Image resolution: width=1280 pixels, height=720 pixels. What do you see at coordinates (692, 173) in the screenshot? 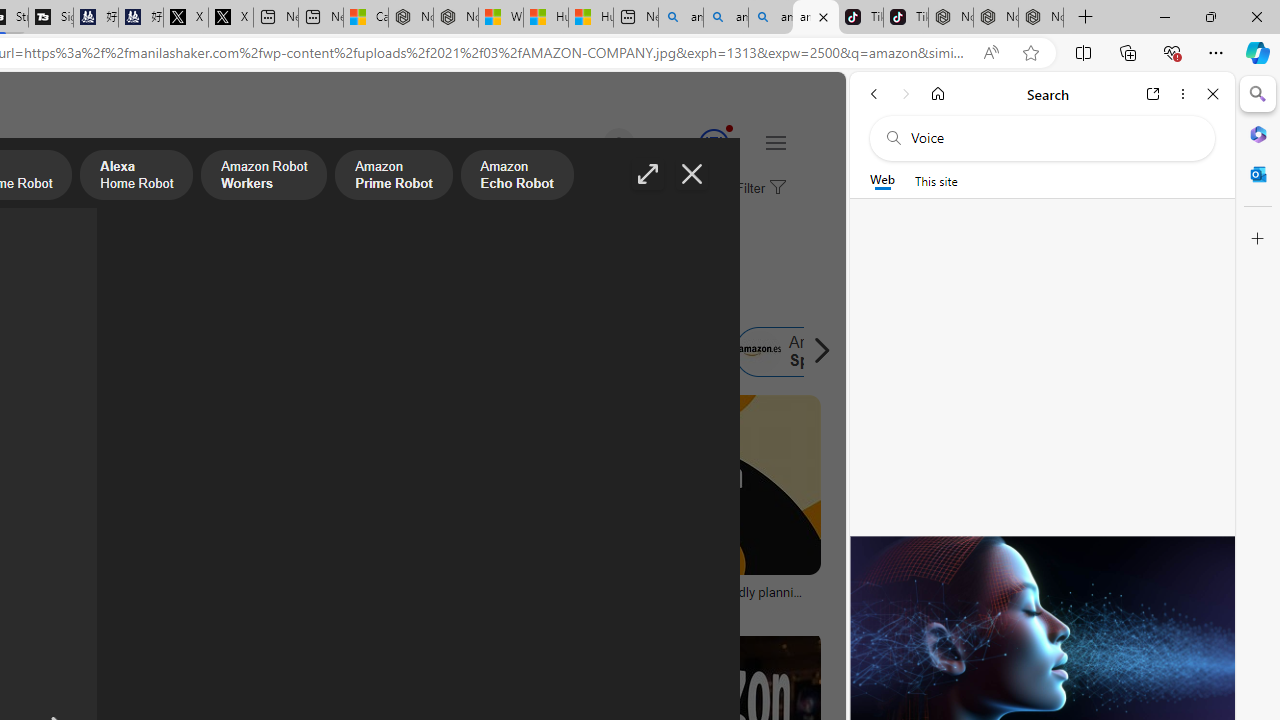
I see `'Close image'` at bounding box center [692, 173].